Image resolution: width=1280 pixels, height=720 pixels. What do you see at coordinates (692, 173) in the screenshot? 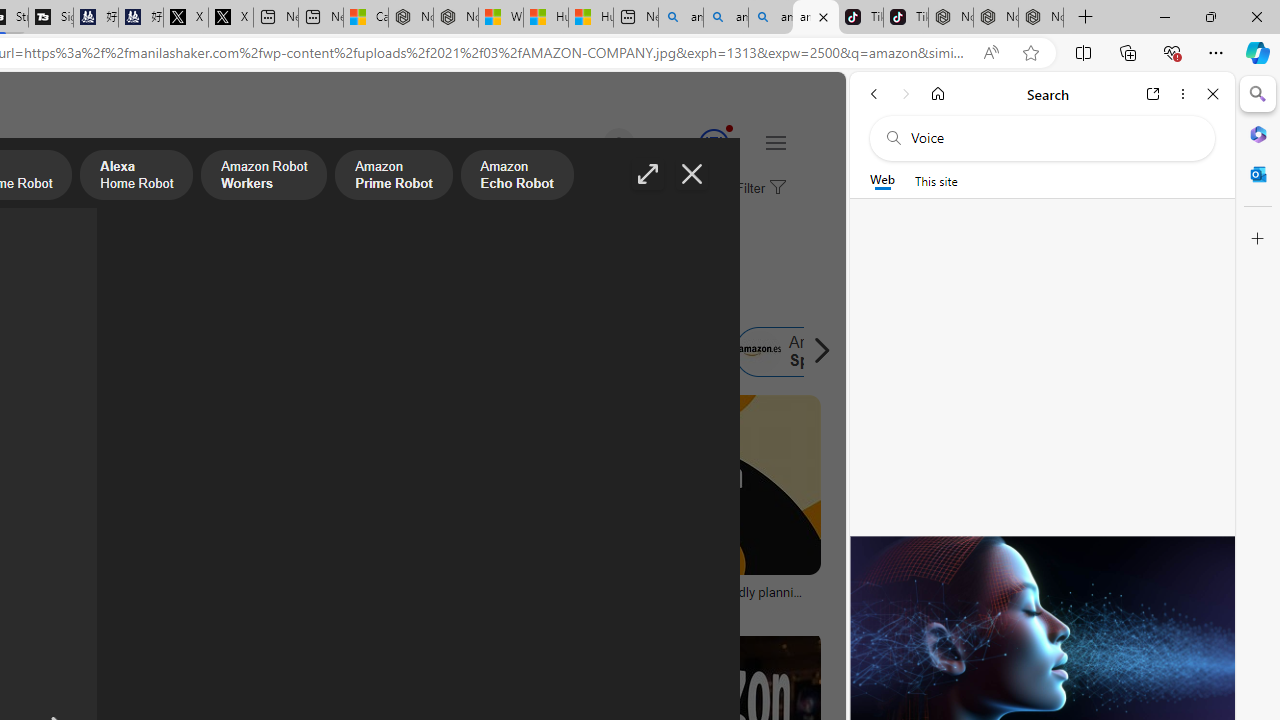
I see `'Close image'` at bounding box center [692, 173].